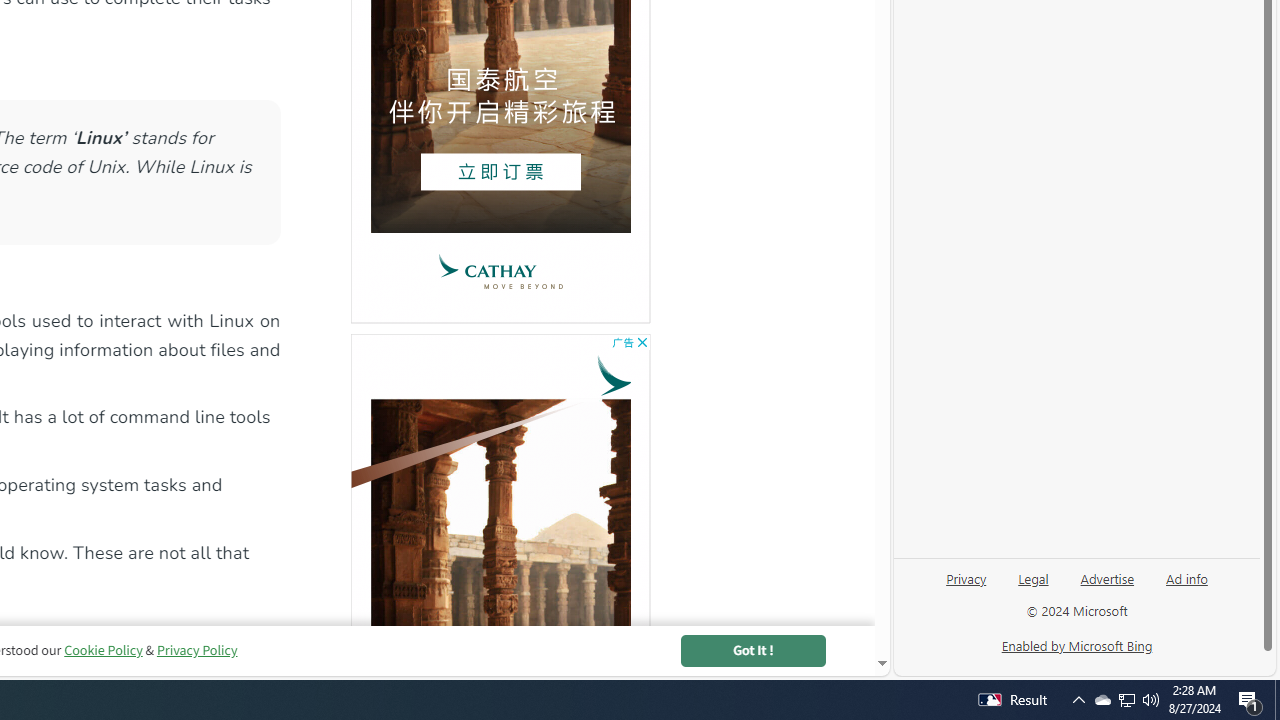 This screenshot has width=1280, height=720. Describe the element at coordinates (102, 650) in the screenshot. I see `'Cookie Policy'` at that location.